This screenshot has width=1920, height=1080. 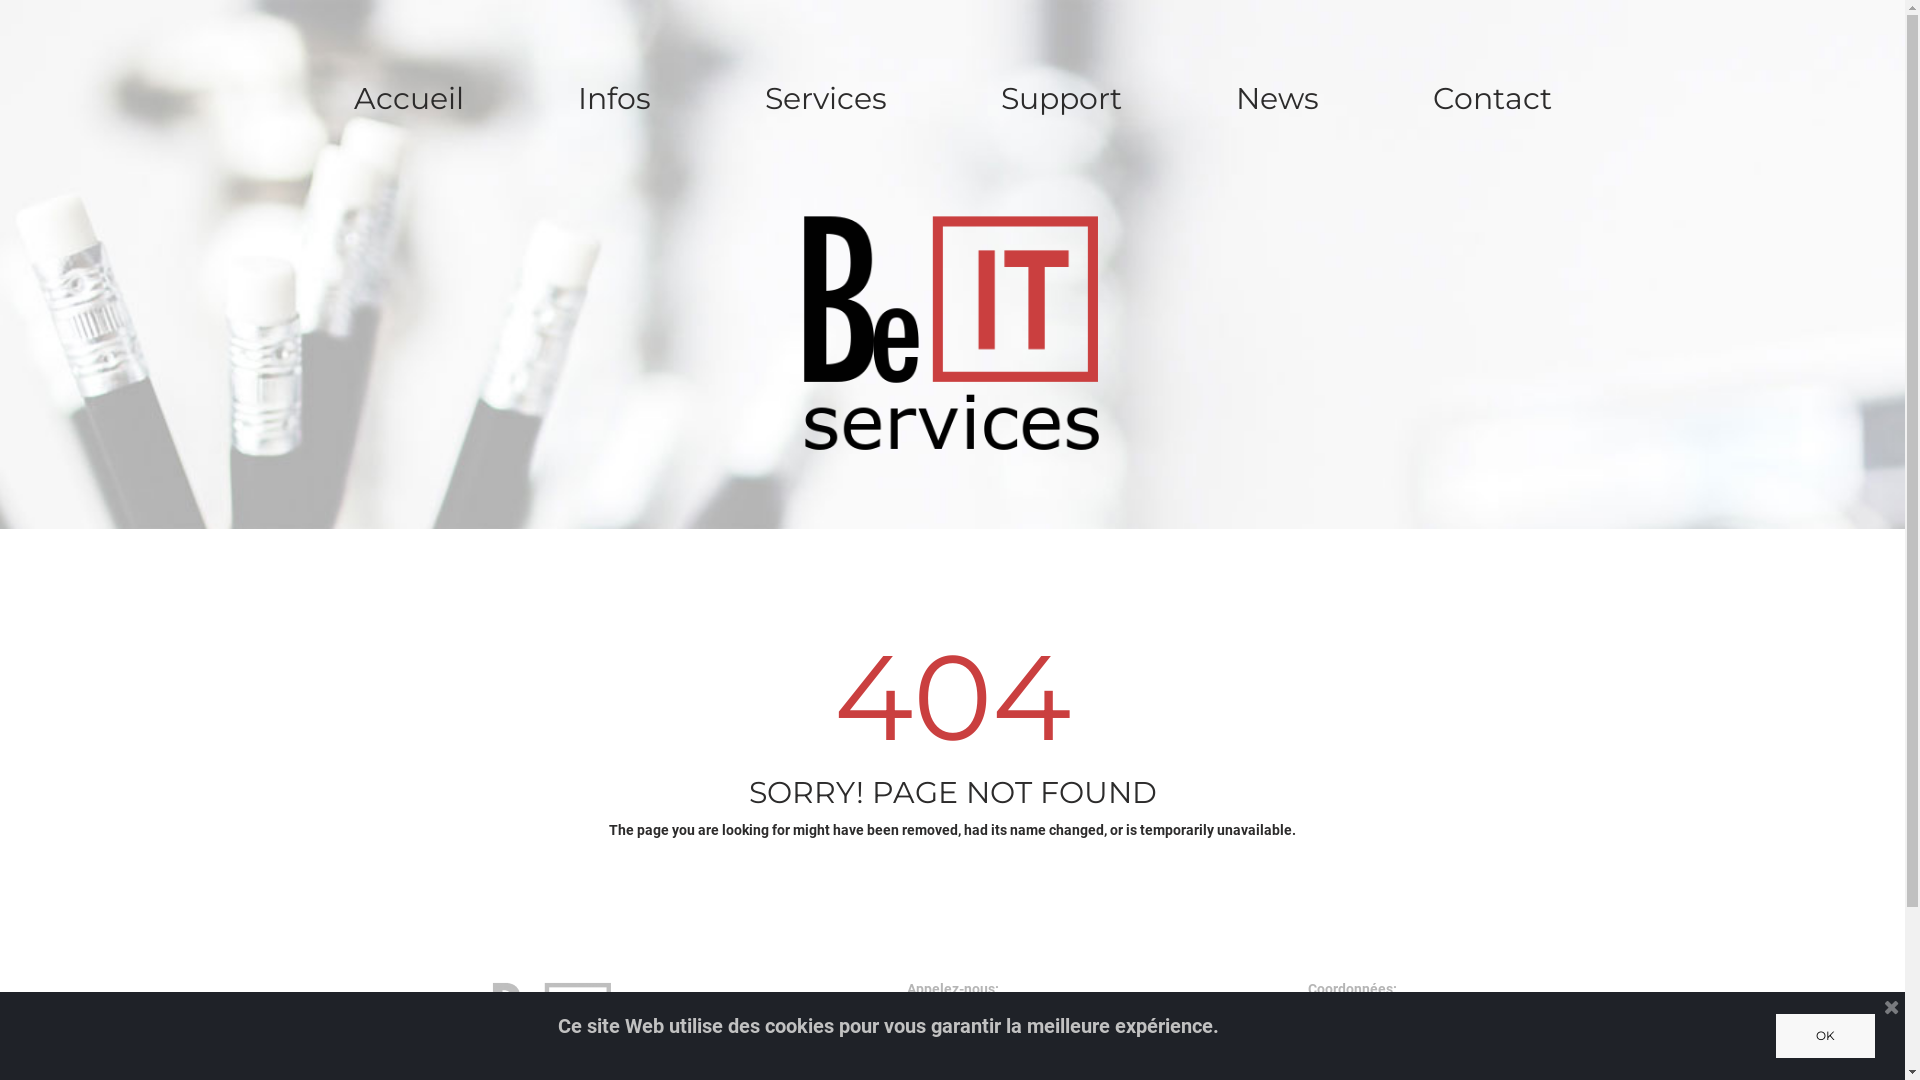 What do you see at coordinates (312, 99) in the screenshot?
I see `'Accueil'` at bounding box center [312, 99].